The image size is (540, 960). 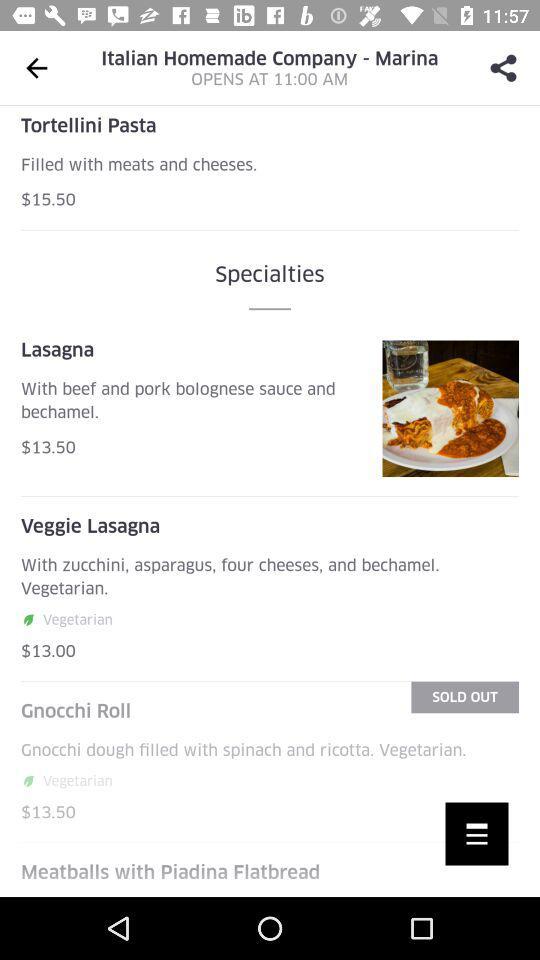 I want to click on the arrow_backward icon, so click(x=36, y=68).